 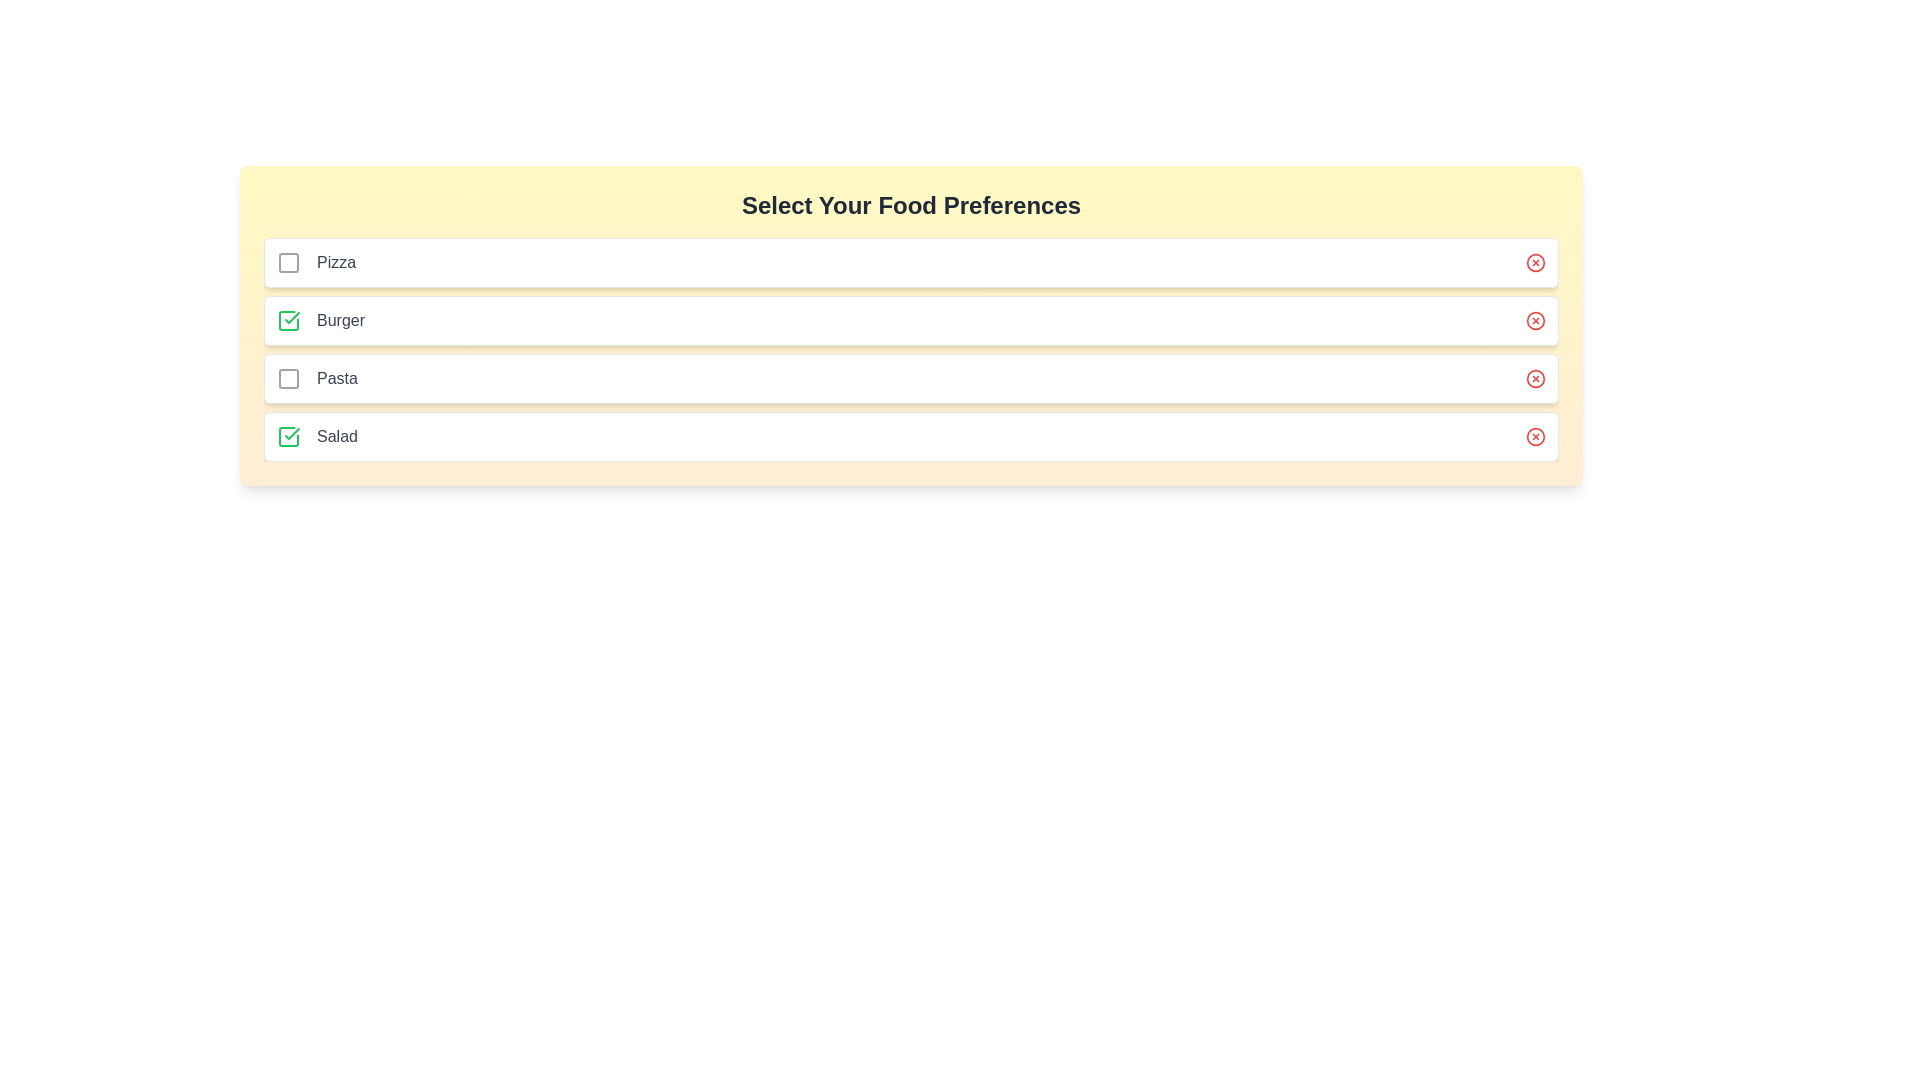 I want to click on the checkbox for 'Pasta', which is a square-shaped checkbox with a light gray border and white background, positioned adjacent to its label, so click(x=287, y=378).